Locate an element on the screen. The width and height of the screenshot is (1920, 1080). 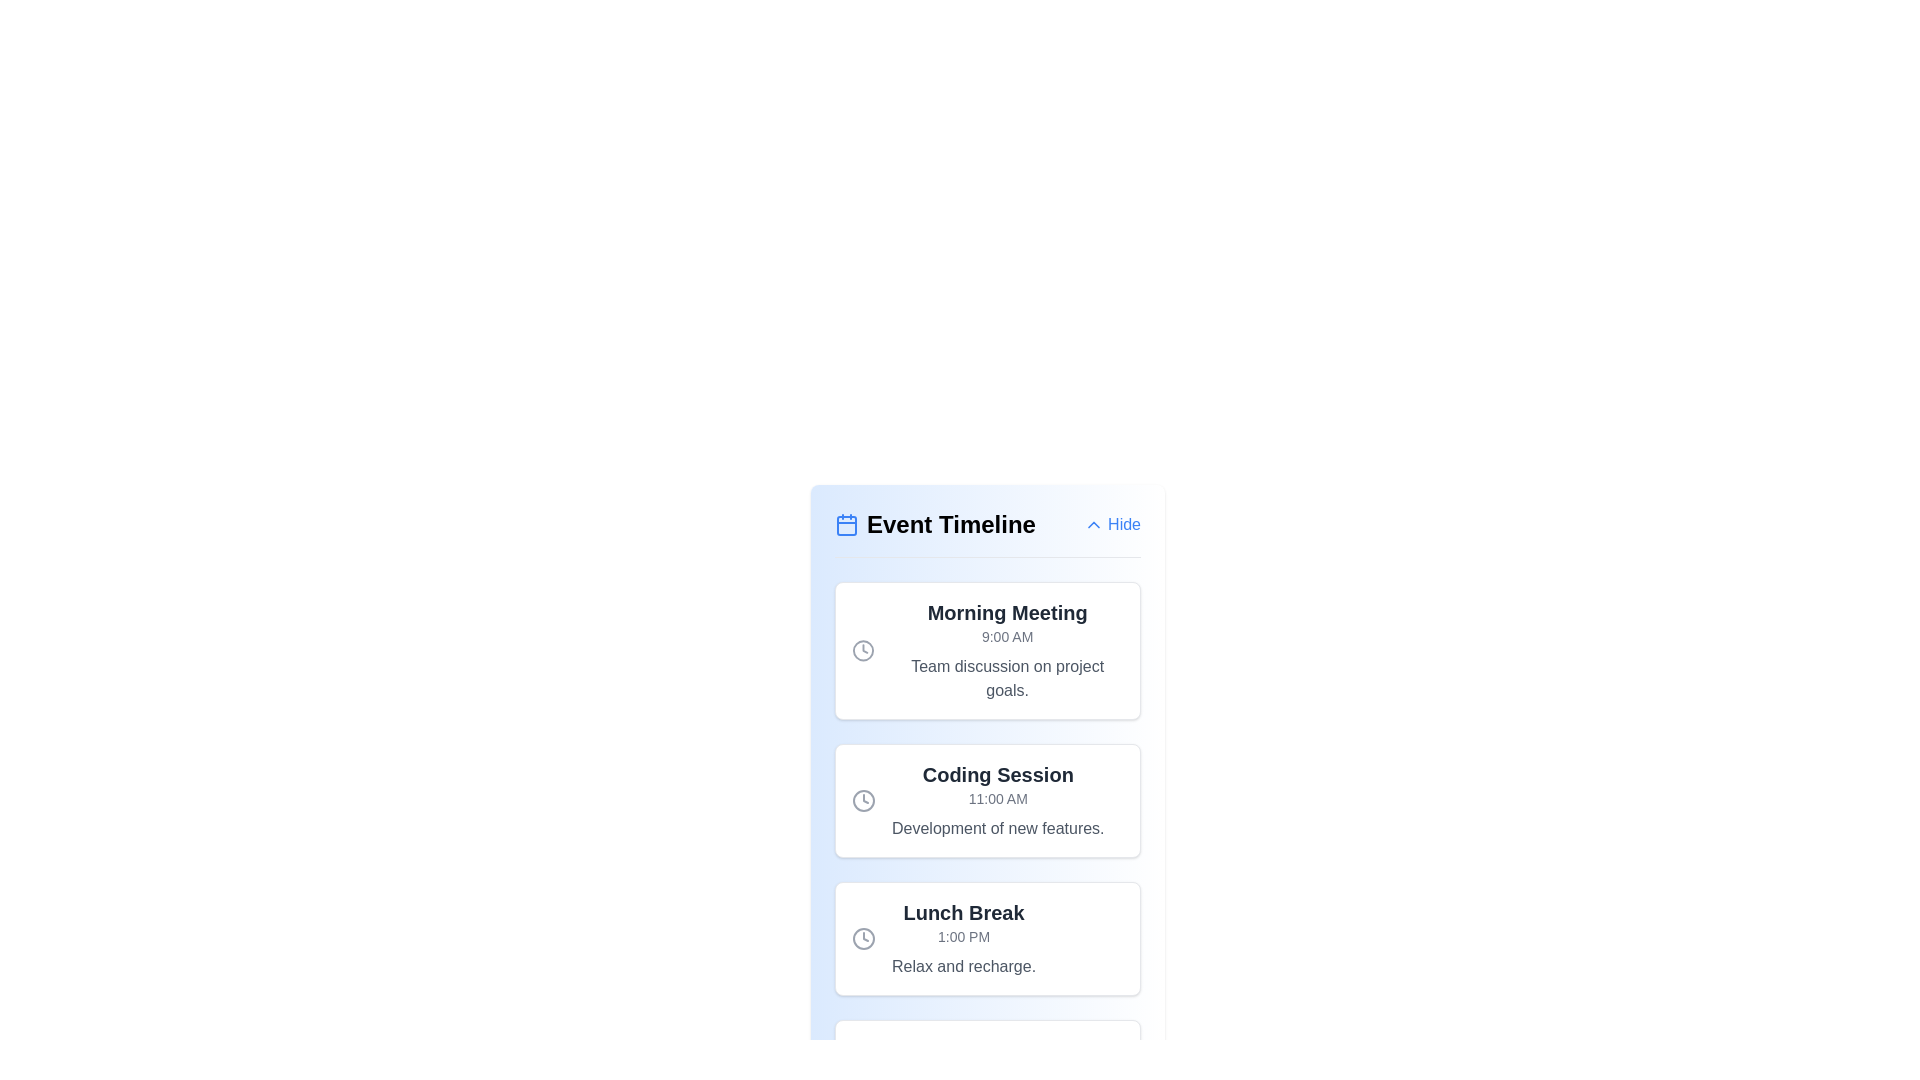
the text label displaying the time of the 'Coding Session', which is centrally positioned within the 'Coding Session' card, below the title and above the description text is located at coordinates (998, 797).